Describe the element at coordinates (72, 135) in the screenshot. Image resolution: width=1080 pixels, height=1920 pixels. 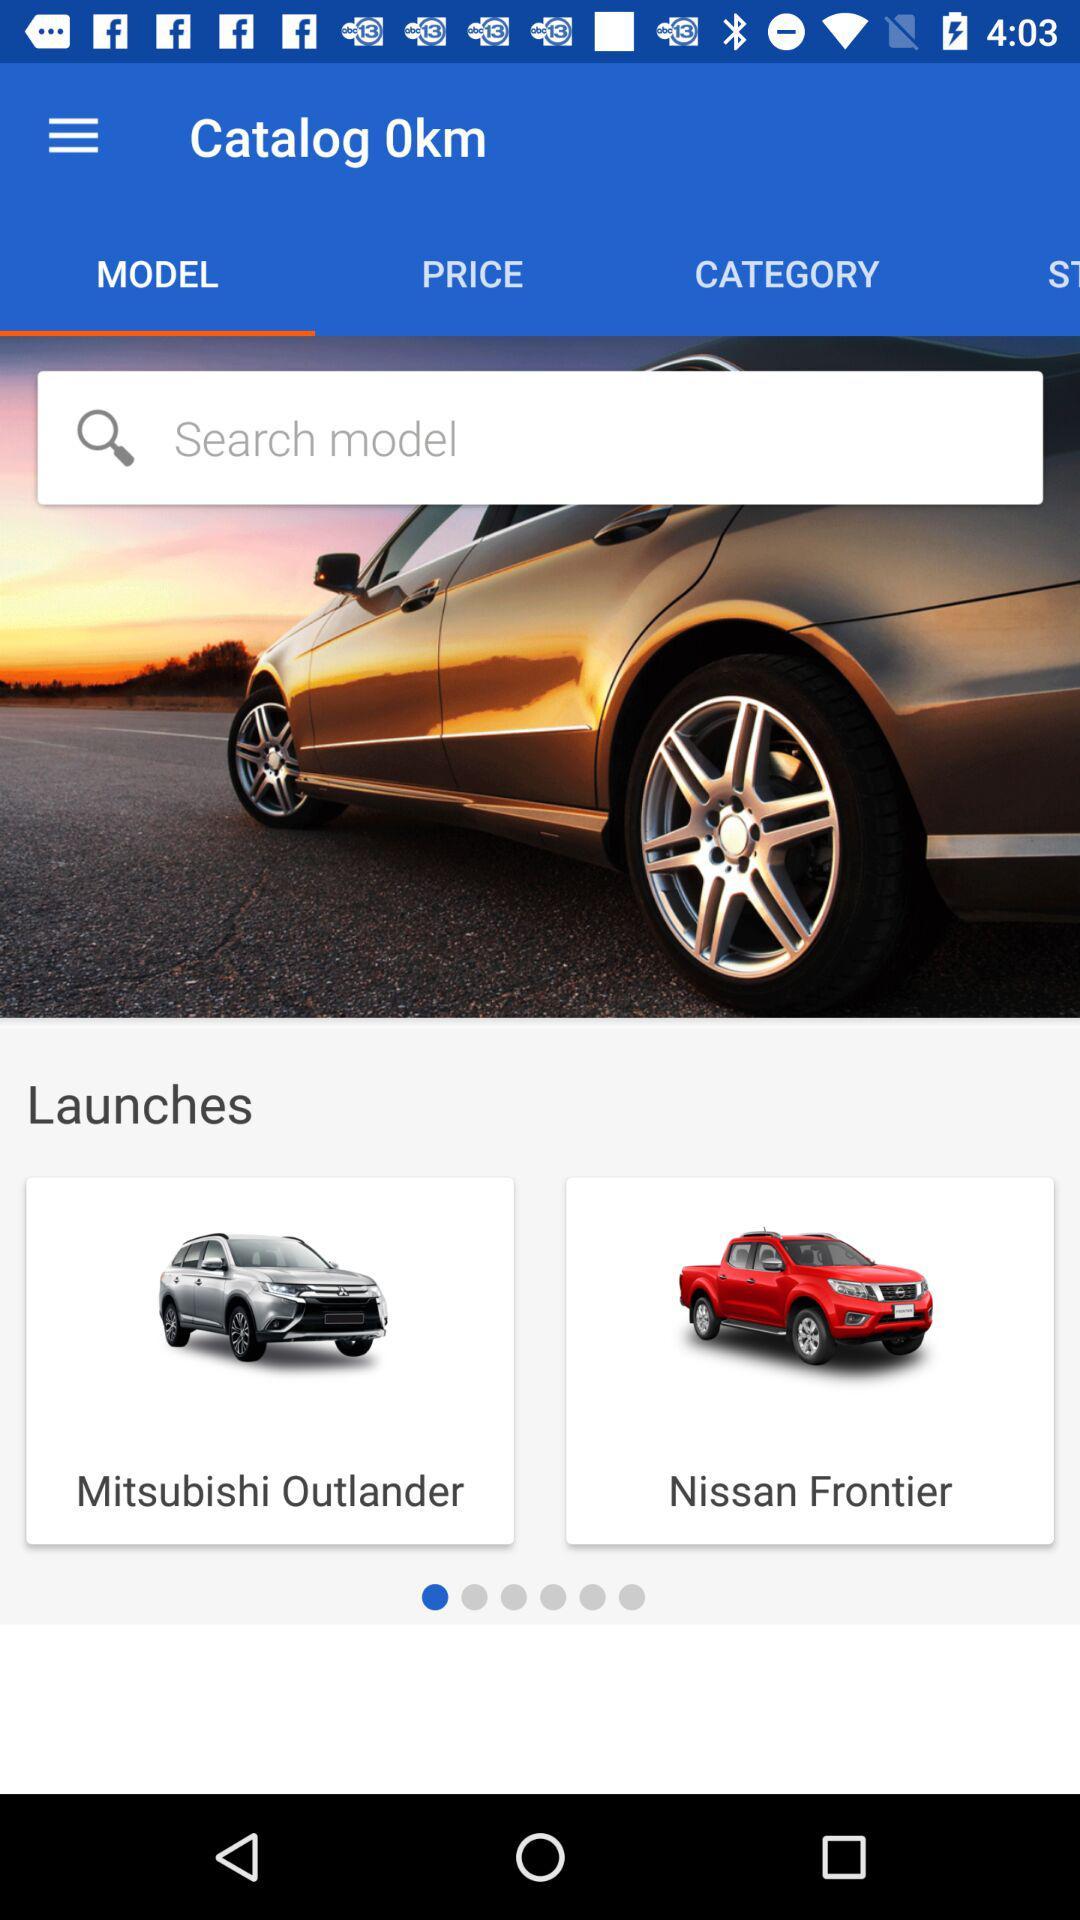
I see `item to the left of catalog 0km item` at that location.